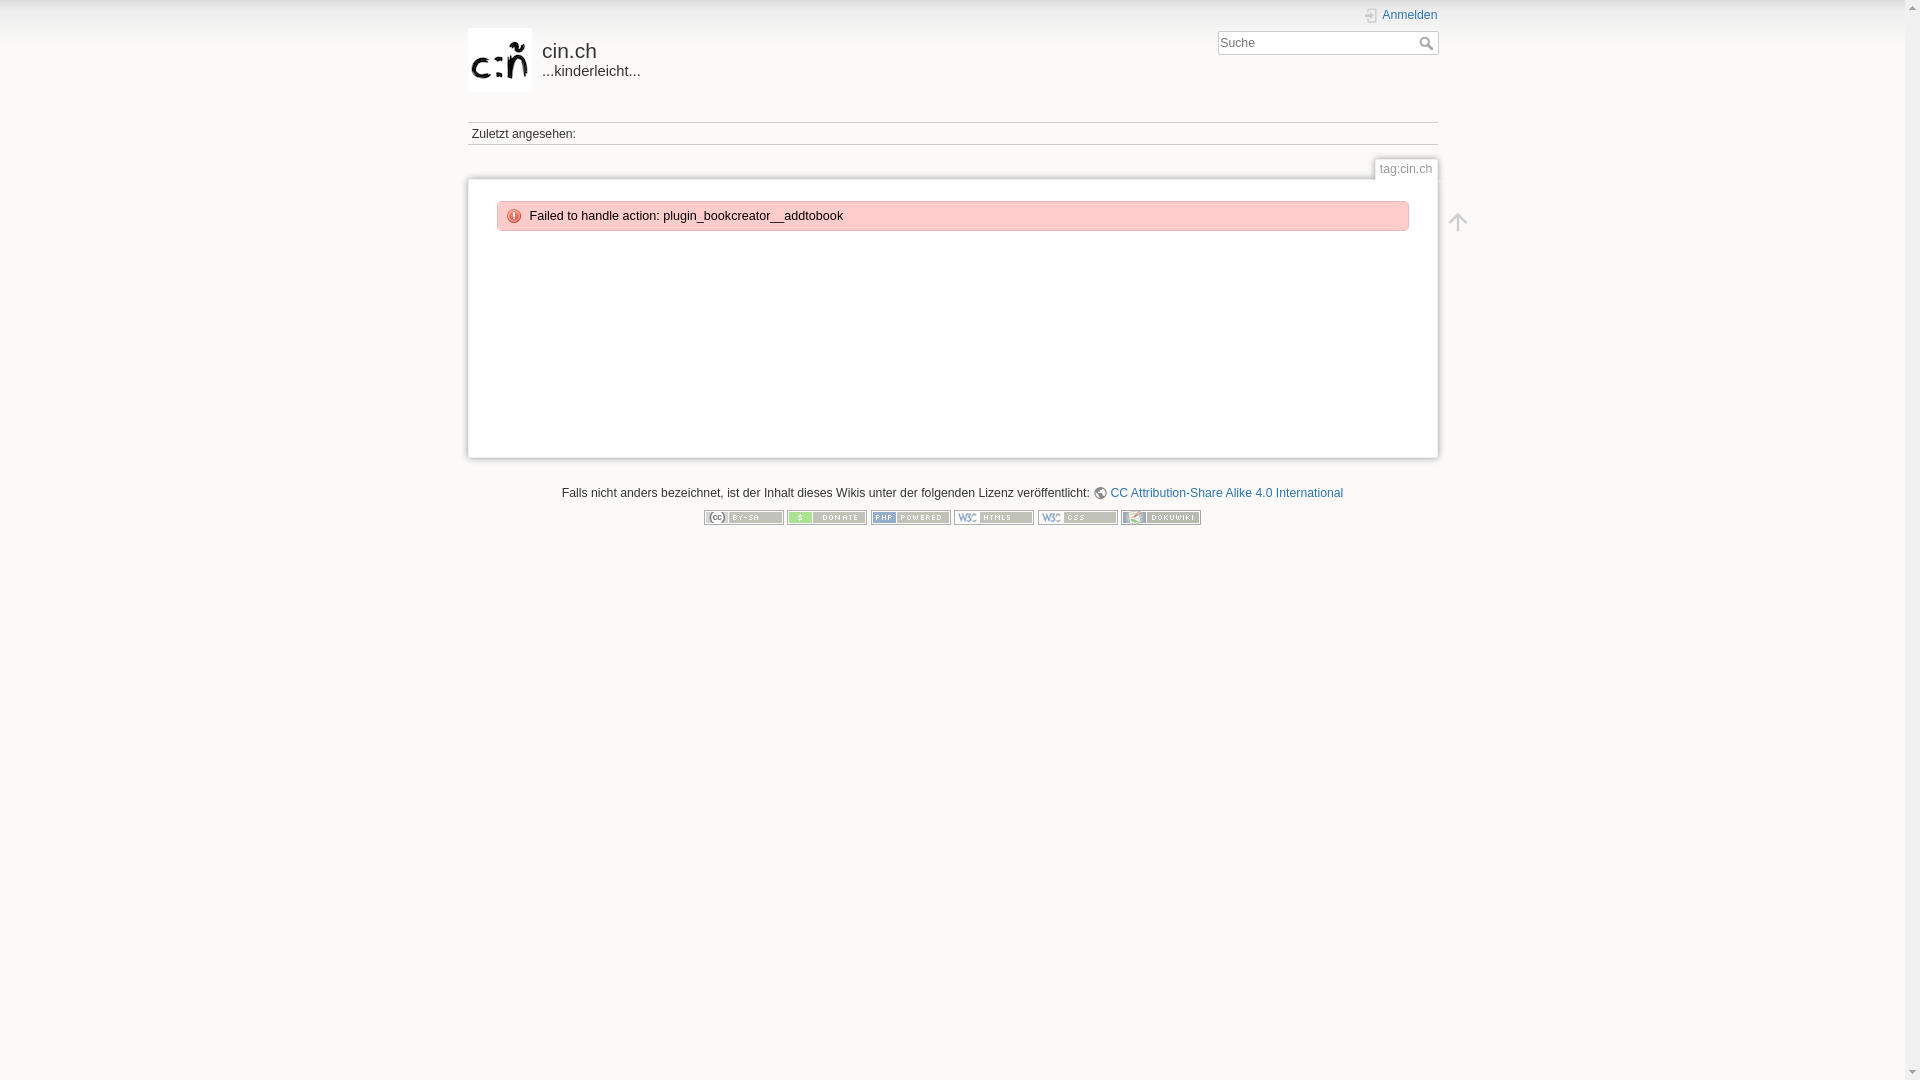  Describe the element at coordinates (1399, 15) in the screenshot. I see `'Anmelden'` at that location.